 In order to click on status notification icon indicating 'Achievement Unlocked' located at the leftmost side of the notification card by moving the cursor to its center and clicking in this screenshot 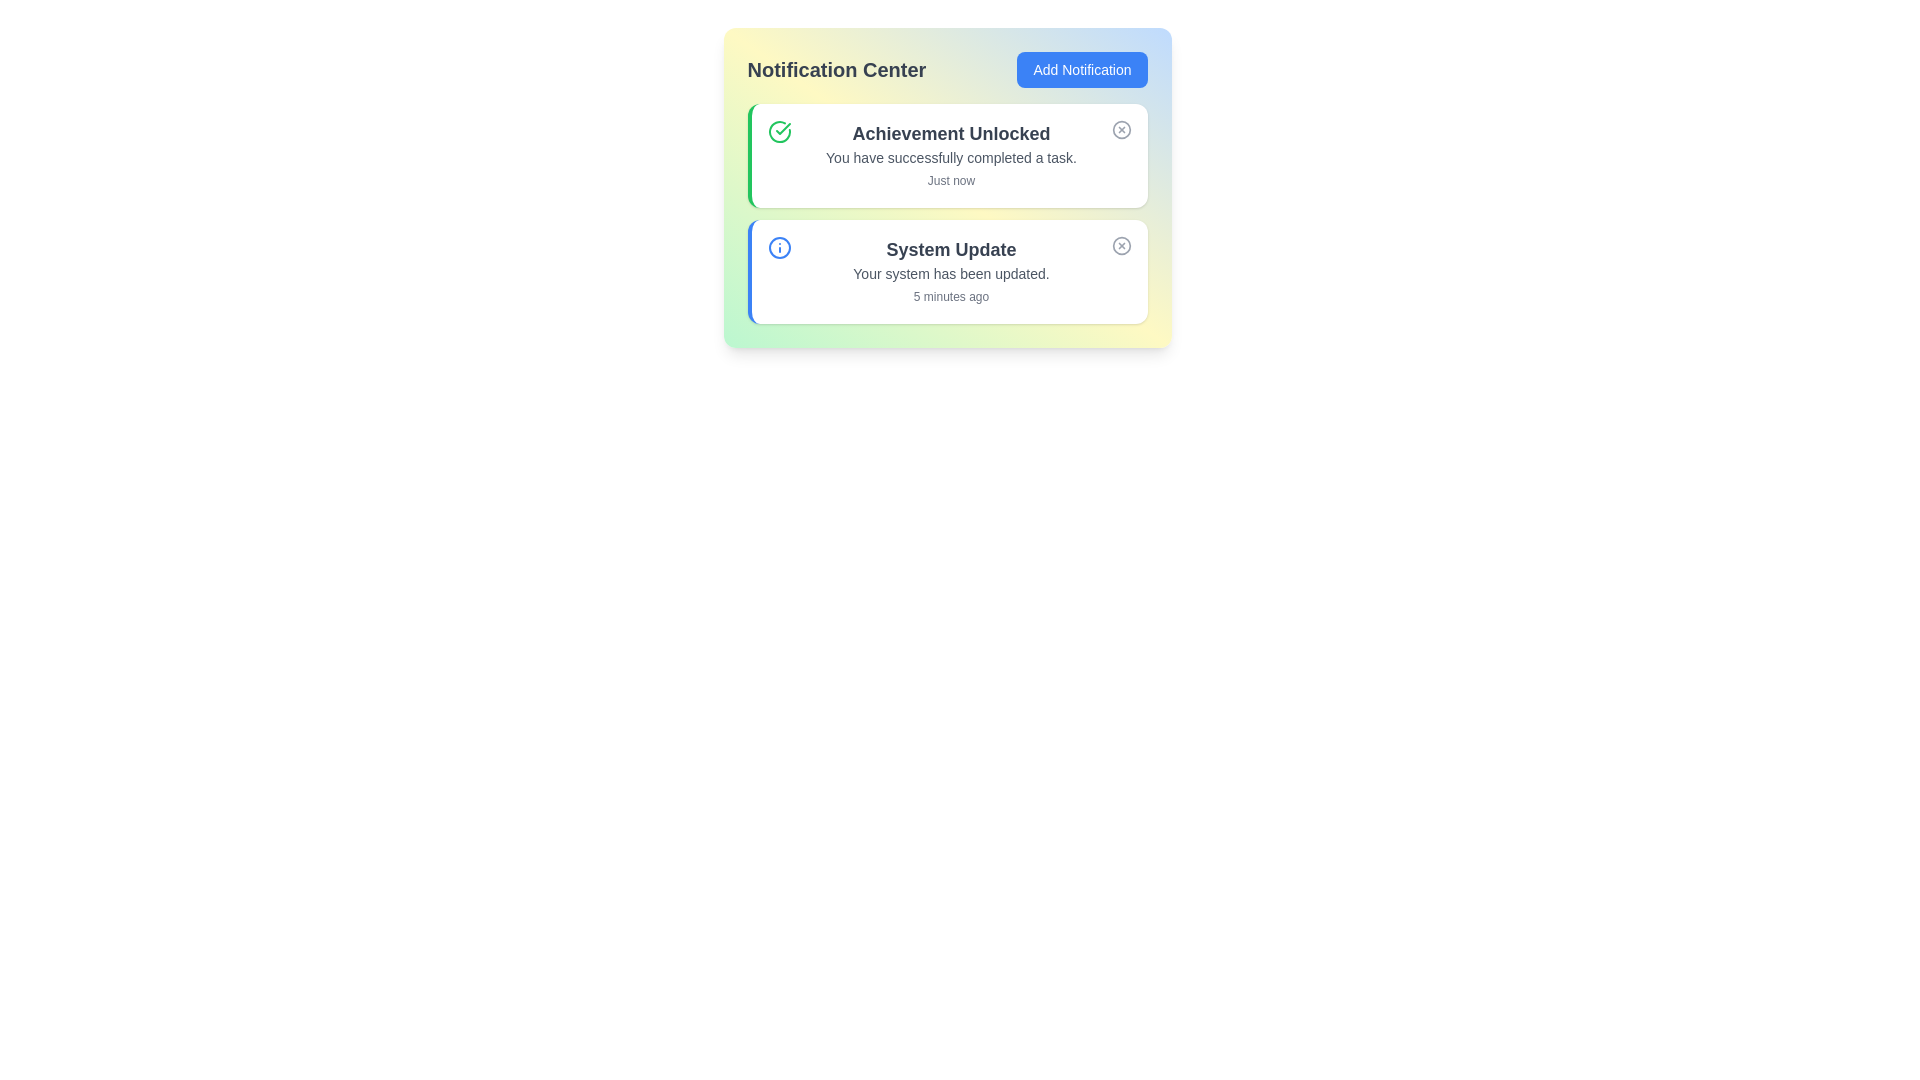, I will do `click(778, 131)`.